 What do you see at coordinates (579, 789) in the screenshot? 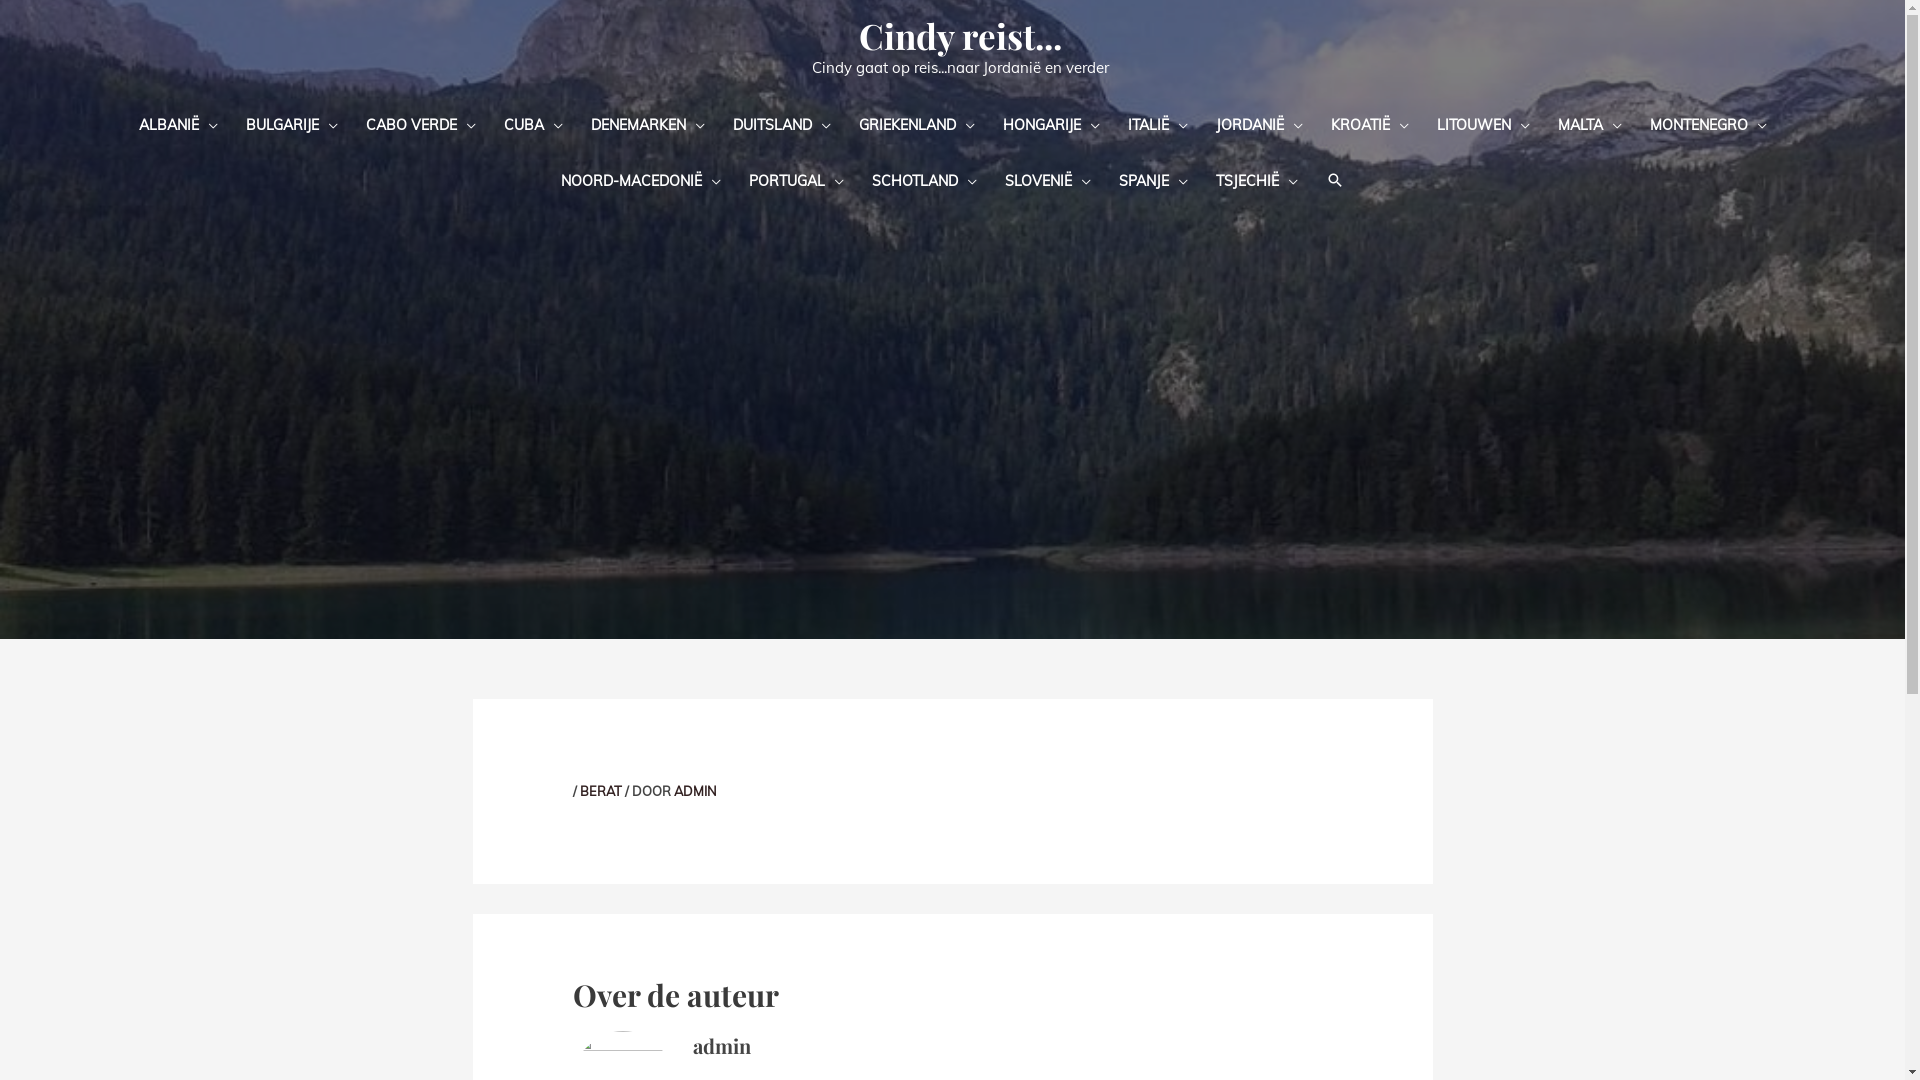
I see `'BERAT'` at bounding box center [579, 789].